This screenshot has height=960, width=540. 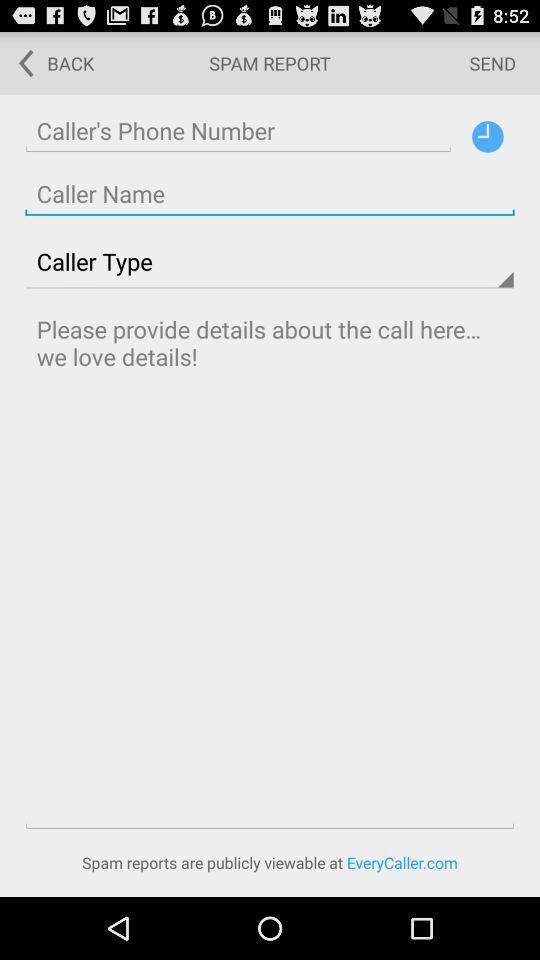 What do you see at coordinates (270, 568) in the screenshot?
I see `text` at bounding box center [270, 568].